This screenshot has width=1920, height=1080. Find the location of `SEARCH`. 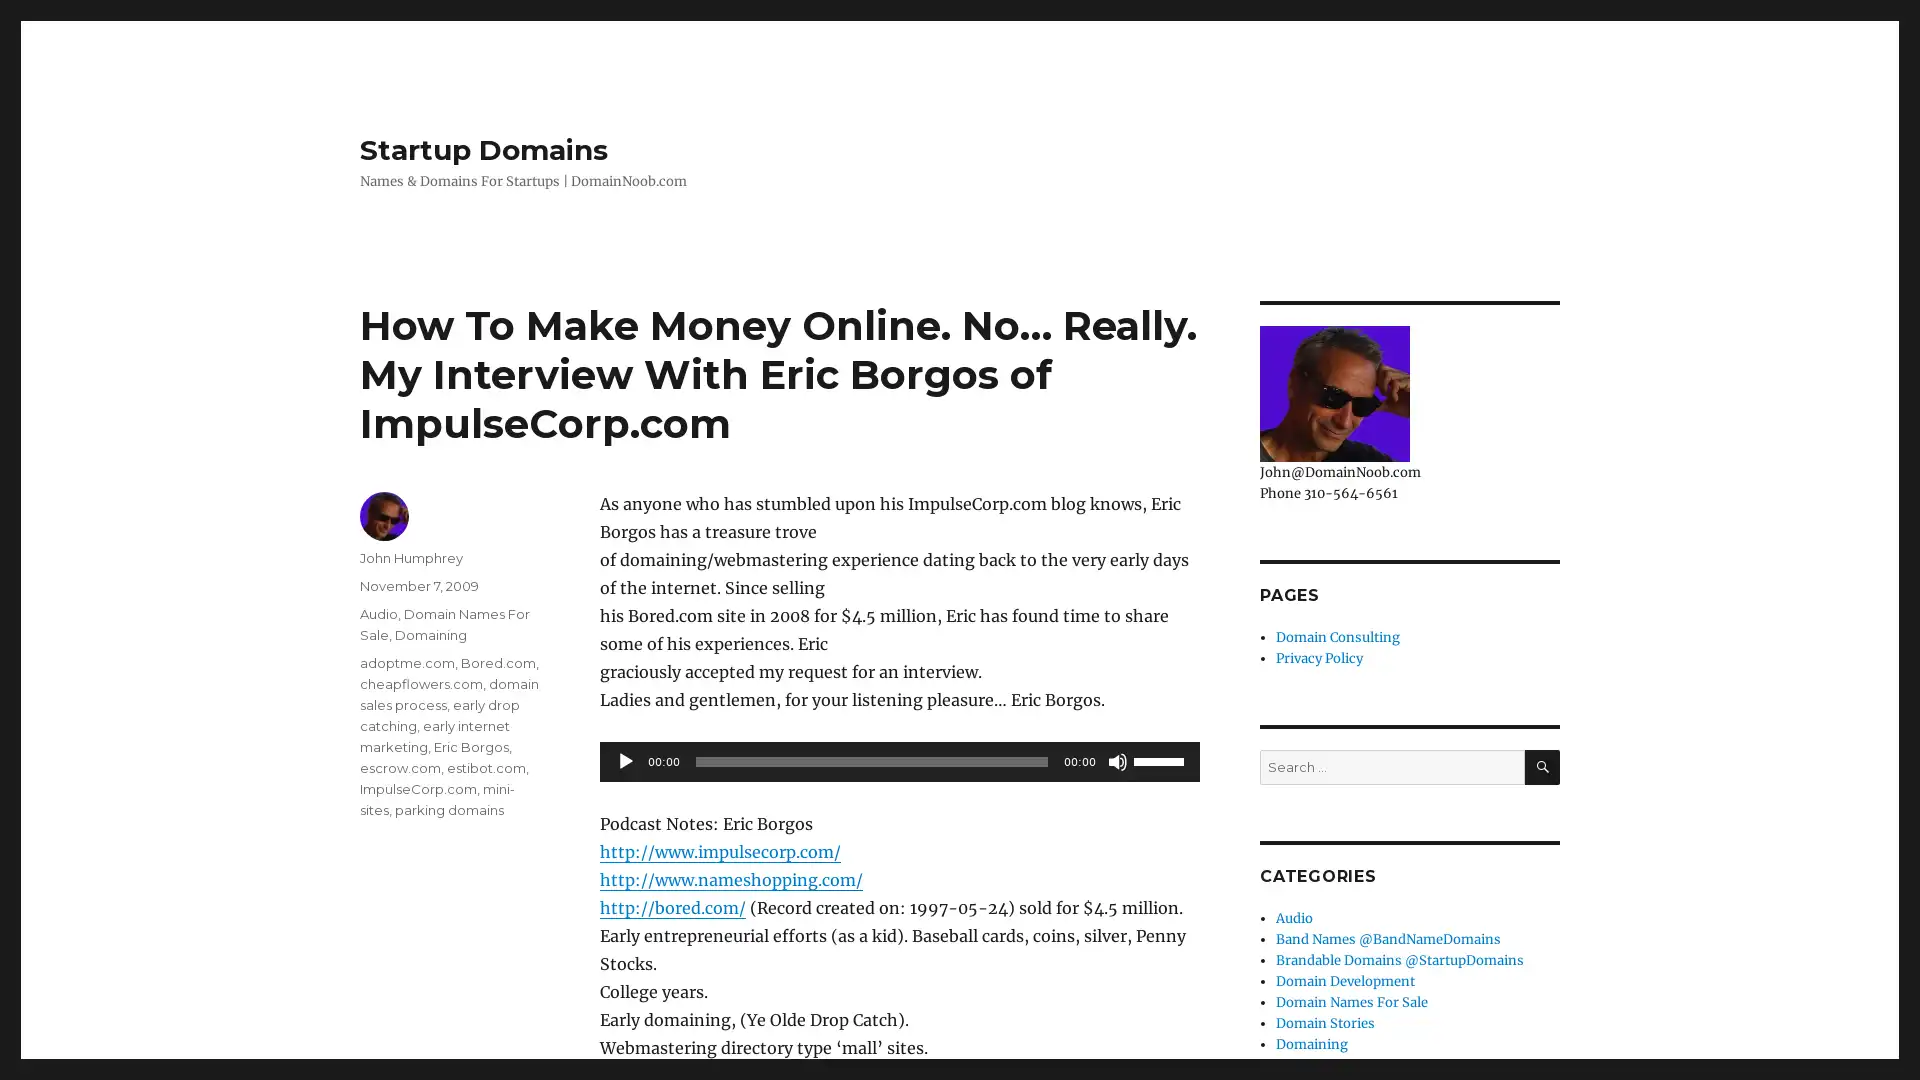

SEARCH is located at coordinates (1541, 765).